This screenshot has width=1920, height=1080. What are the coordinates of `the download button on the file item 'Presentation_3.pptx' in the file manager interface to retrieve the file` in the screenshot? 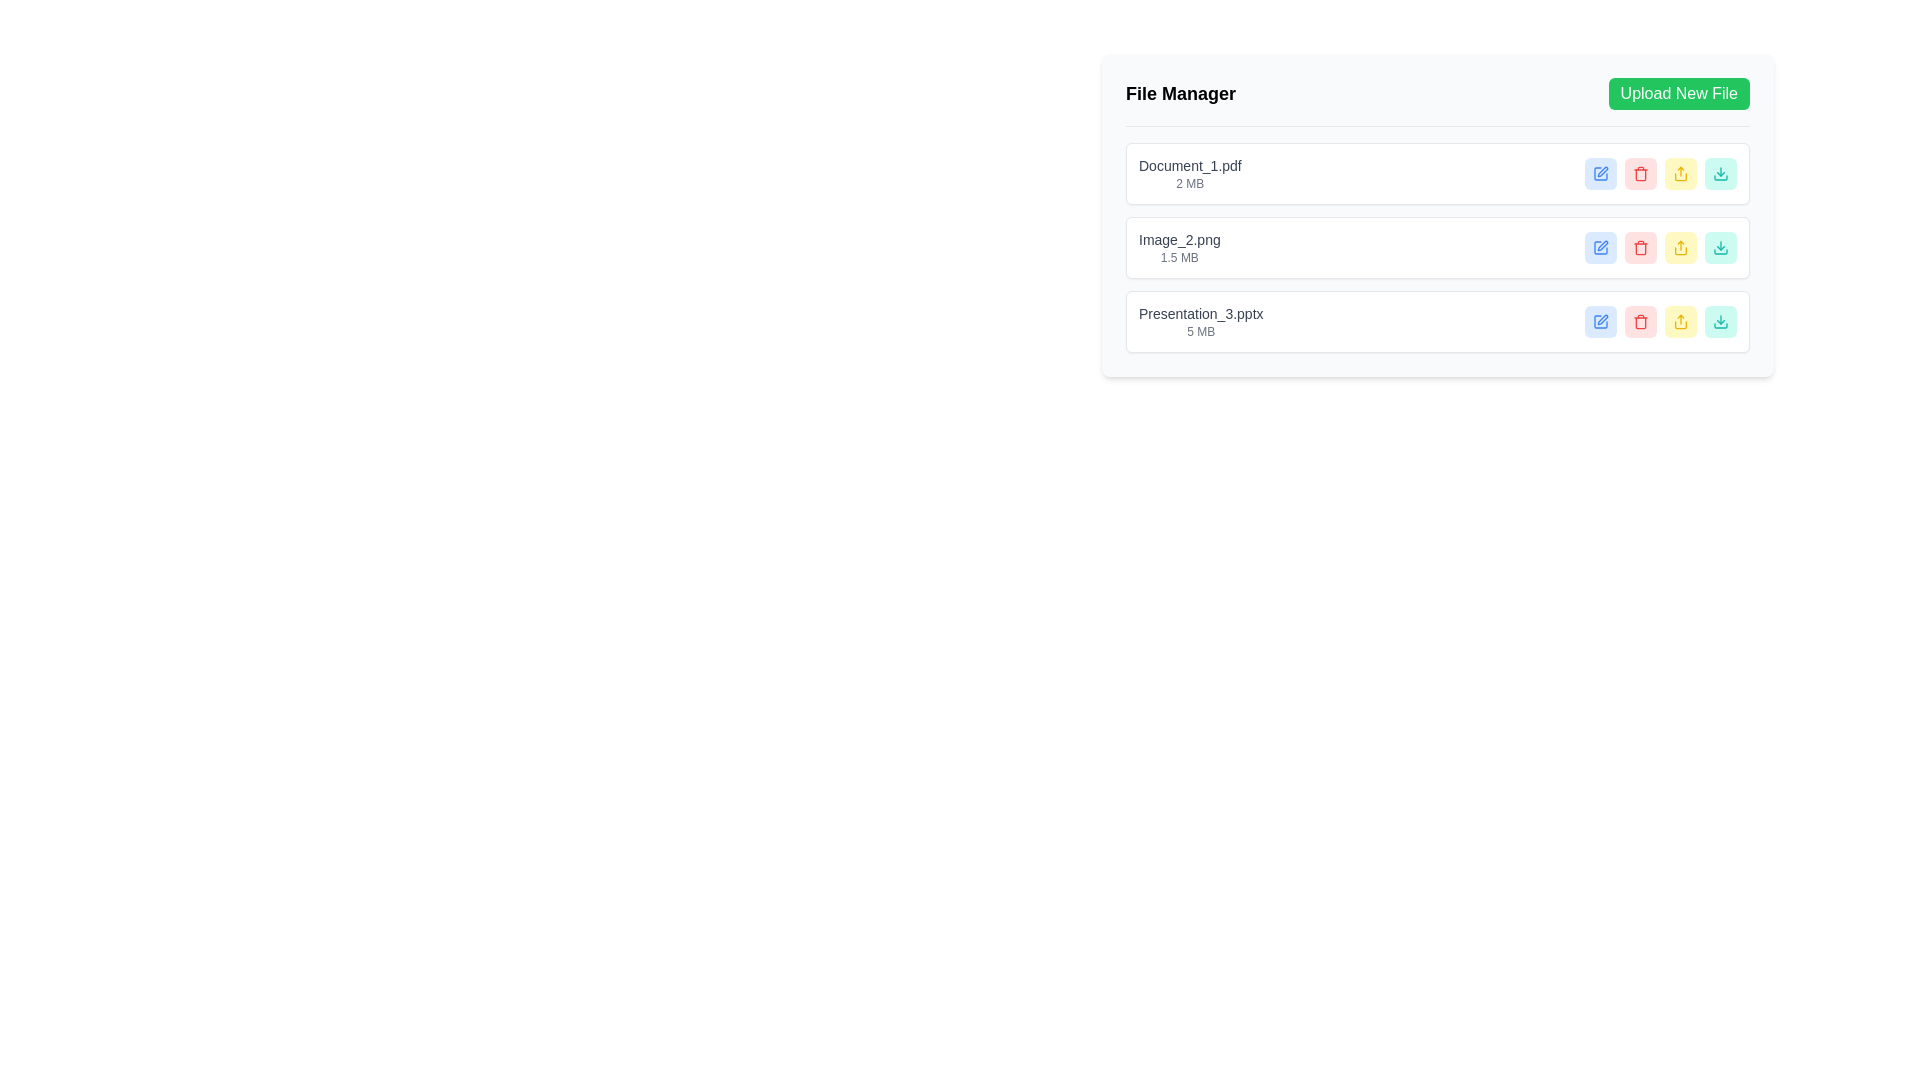 It's located at (1437, 320).